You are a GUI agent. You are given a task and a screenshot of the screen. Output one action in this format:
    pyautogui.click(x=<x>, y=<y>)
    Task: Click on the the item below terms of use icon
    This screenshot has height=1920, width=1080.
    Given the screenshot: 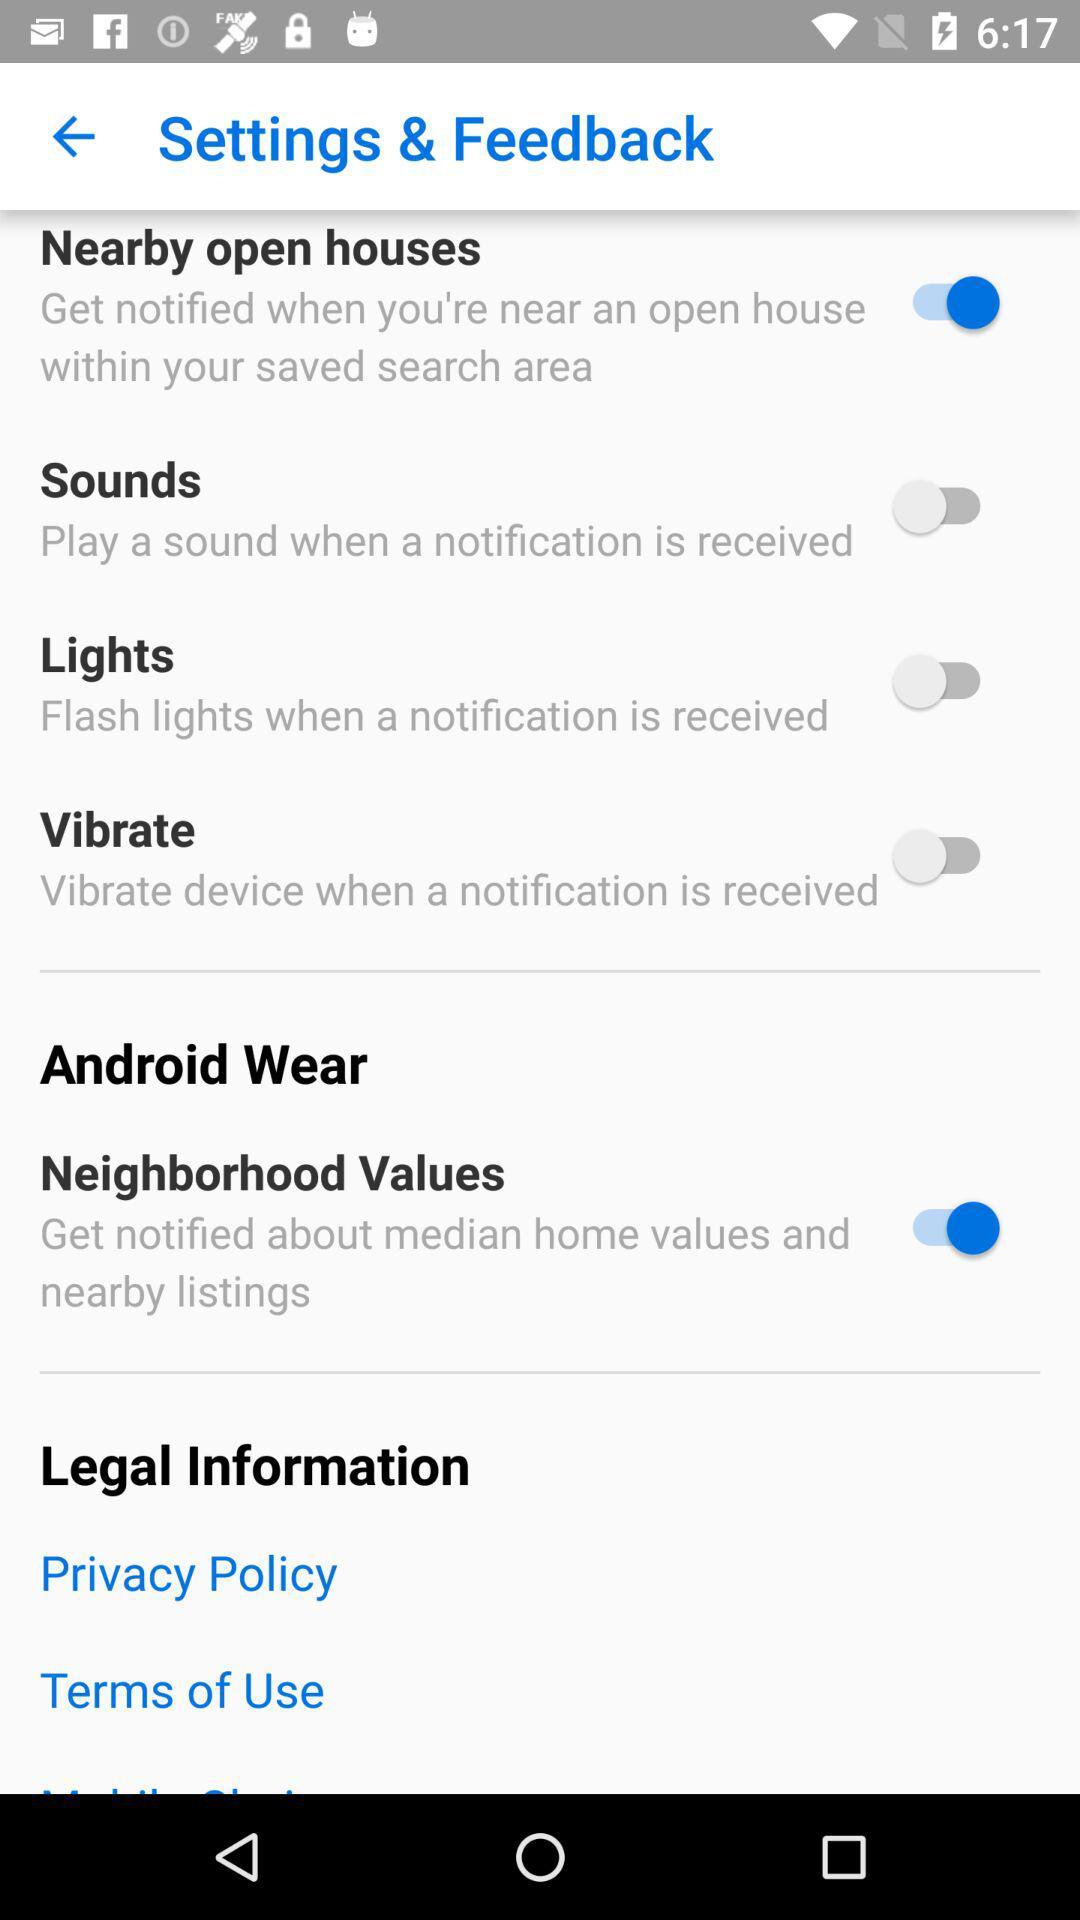 What is the action you would take?
    pyautogui.click(x=540, y=1783)
    